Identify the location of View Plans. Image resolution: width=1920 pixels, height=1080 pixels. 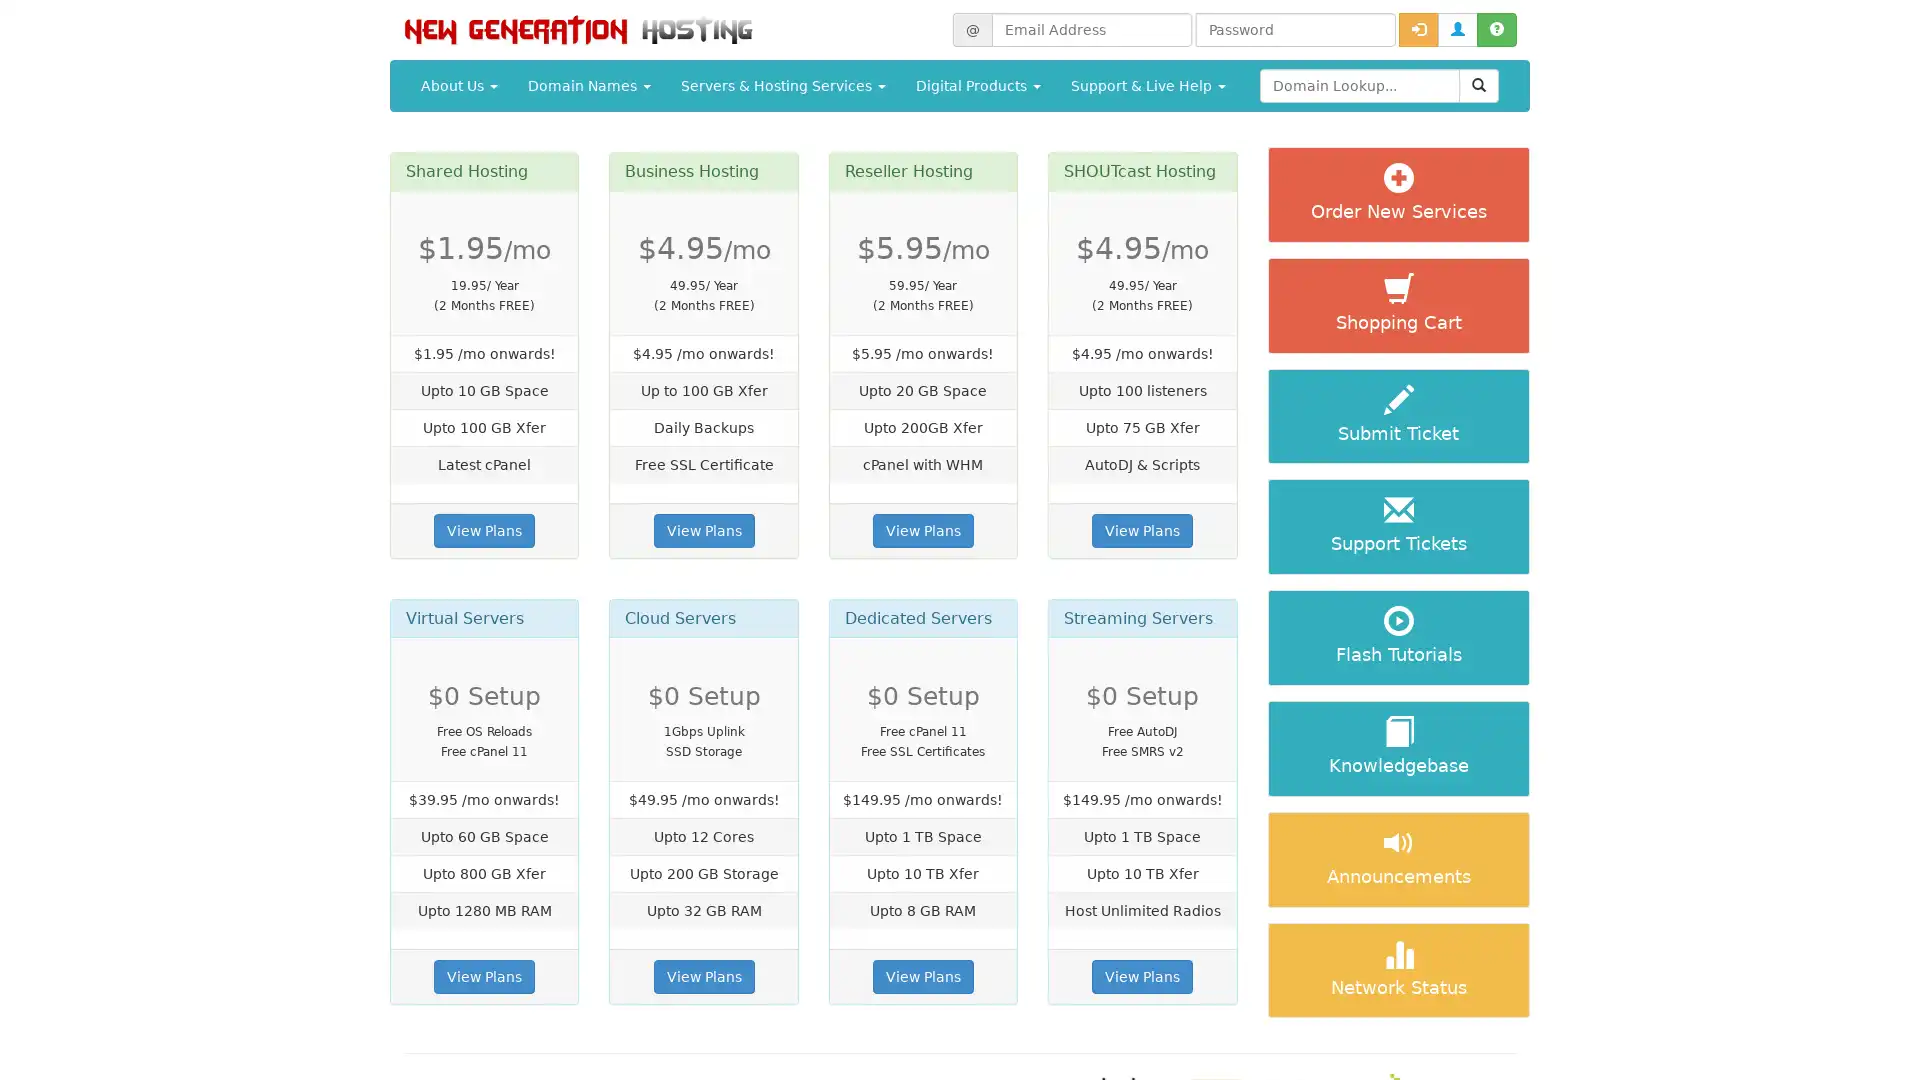
(1142, 975).